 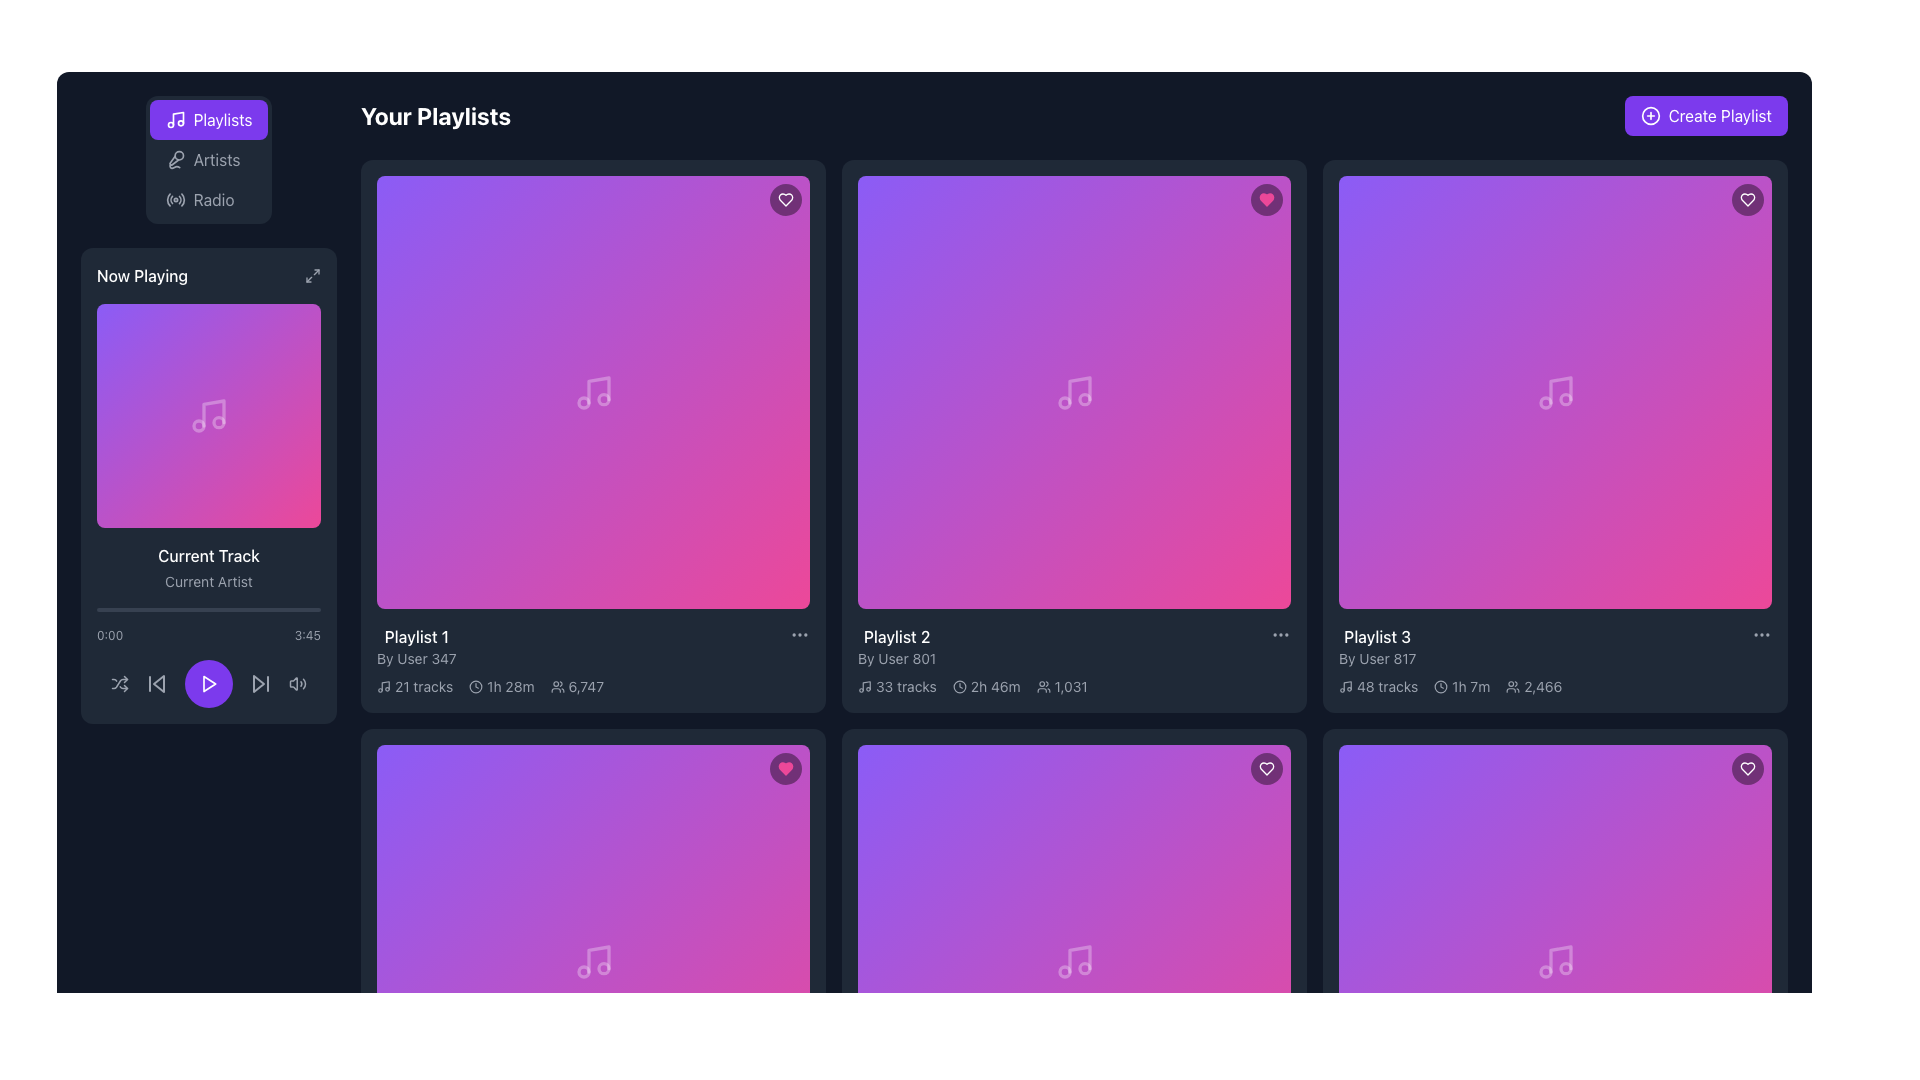 I want to click on the 'like' or 'favorite' Icon button located in the top-right corner of the second playlist card, which is highlighted by a rounded background, so click(x=1266, y=200).